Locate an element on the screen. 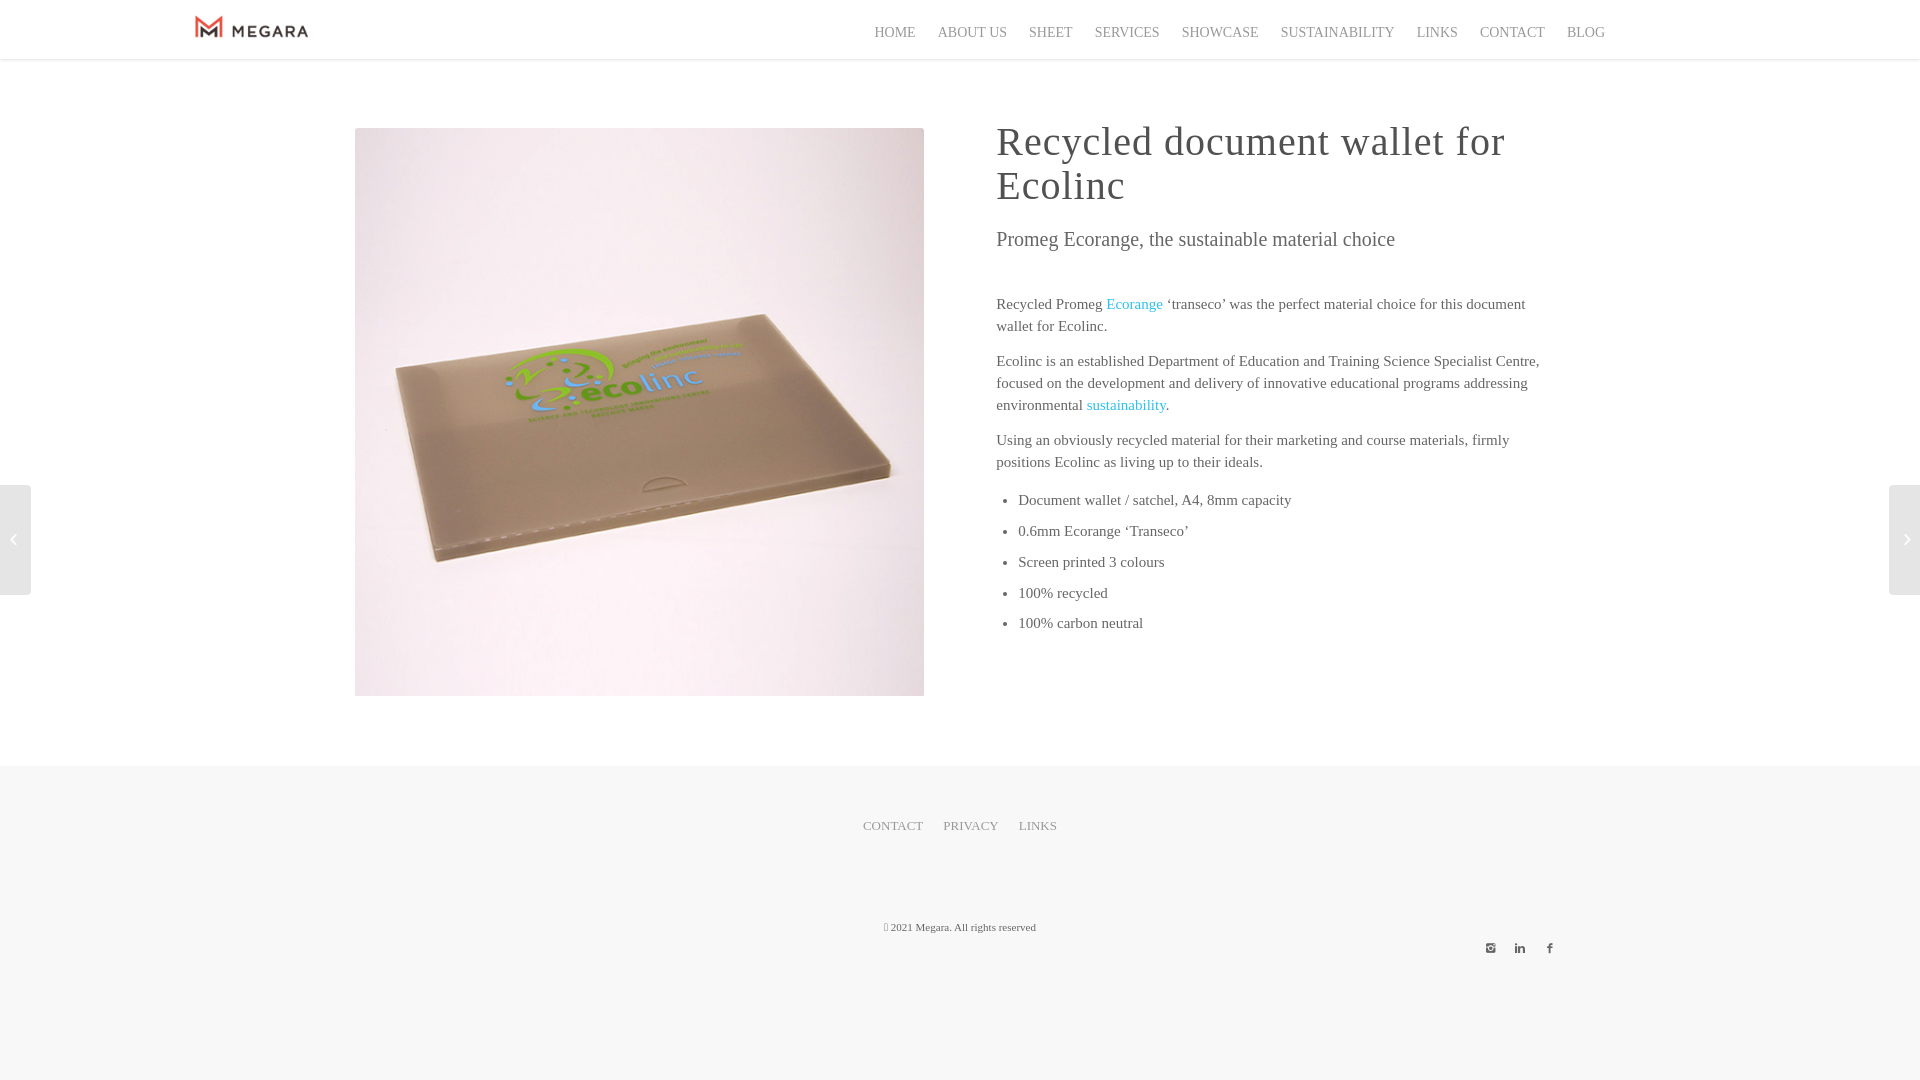 This screenshot has width=1920, height=1080. 'SHEET' is located at coordinates (1049, 29).